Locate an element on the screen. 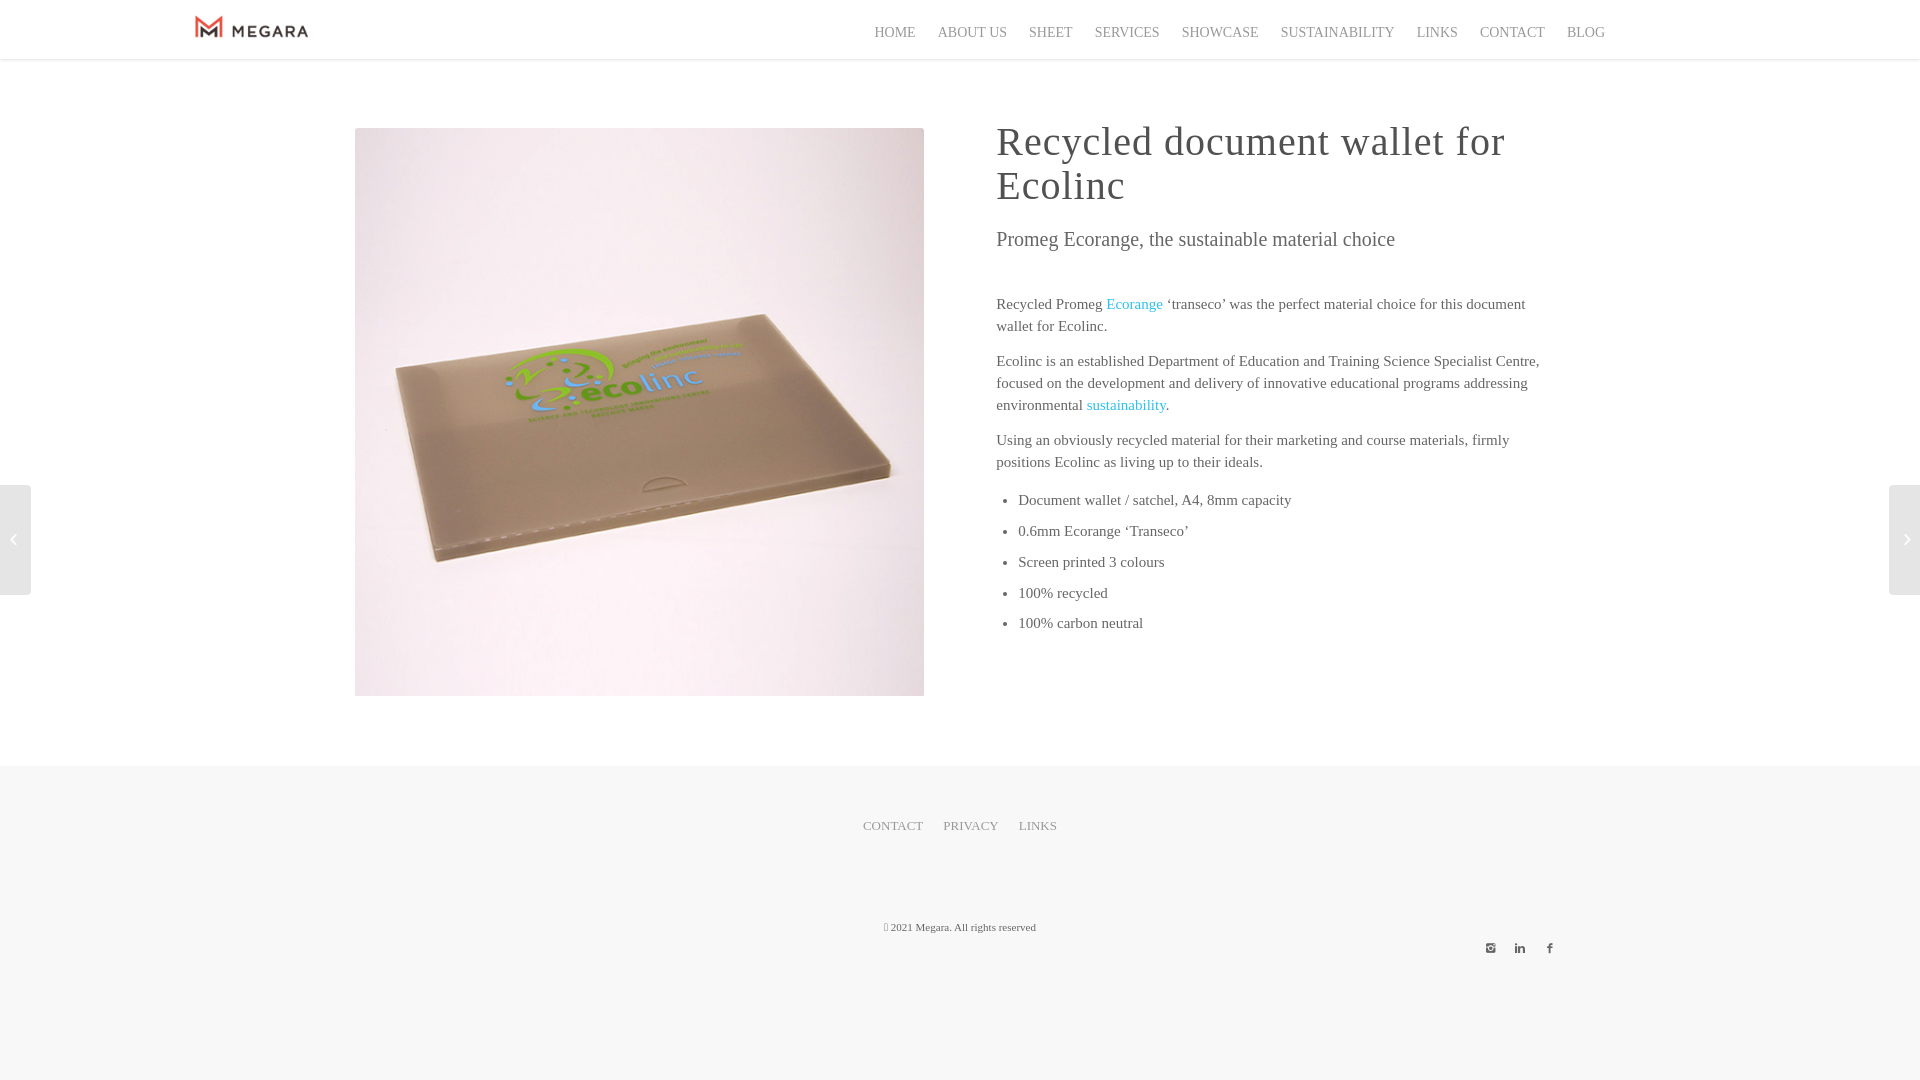 This screenshot has width=1920, height=1080. 'SHEET' is located at coordinates (1049, 29).